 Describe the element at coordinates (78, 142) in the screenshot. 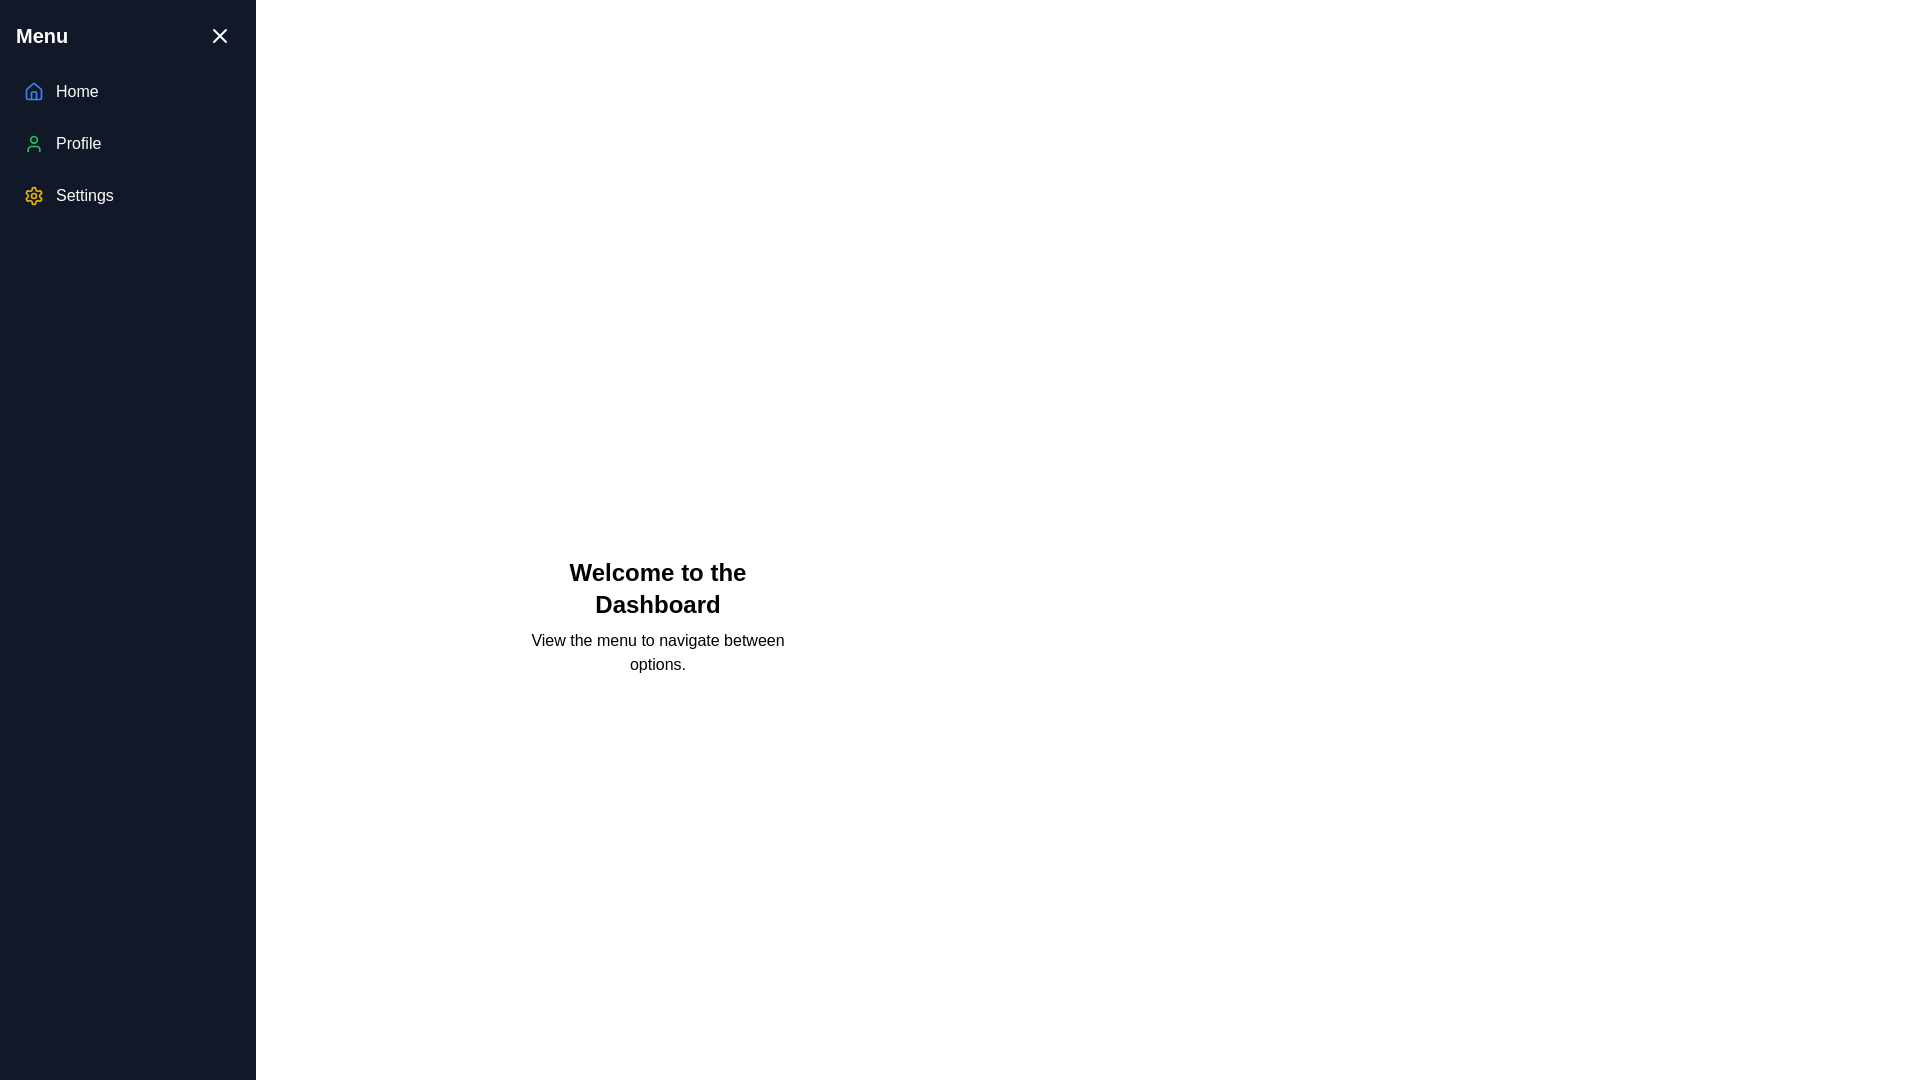

I see `the 'Profile' text label in the navigation menu` at that location.